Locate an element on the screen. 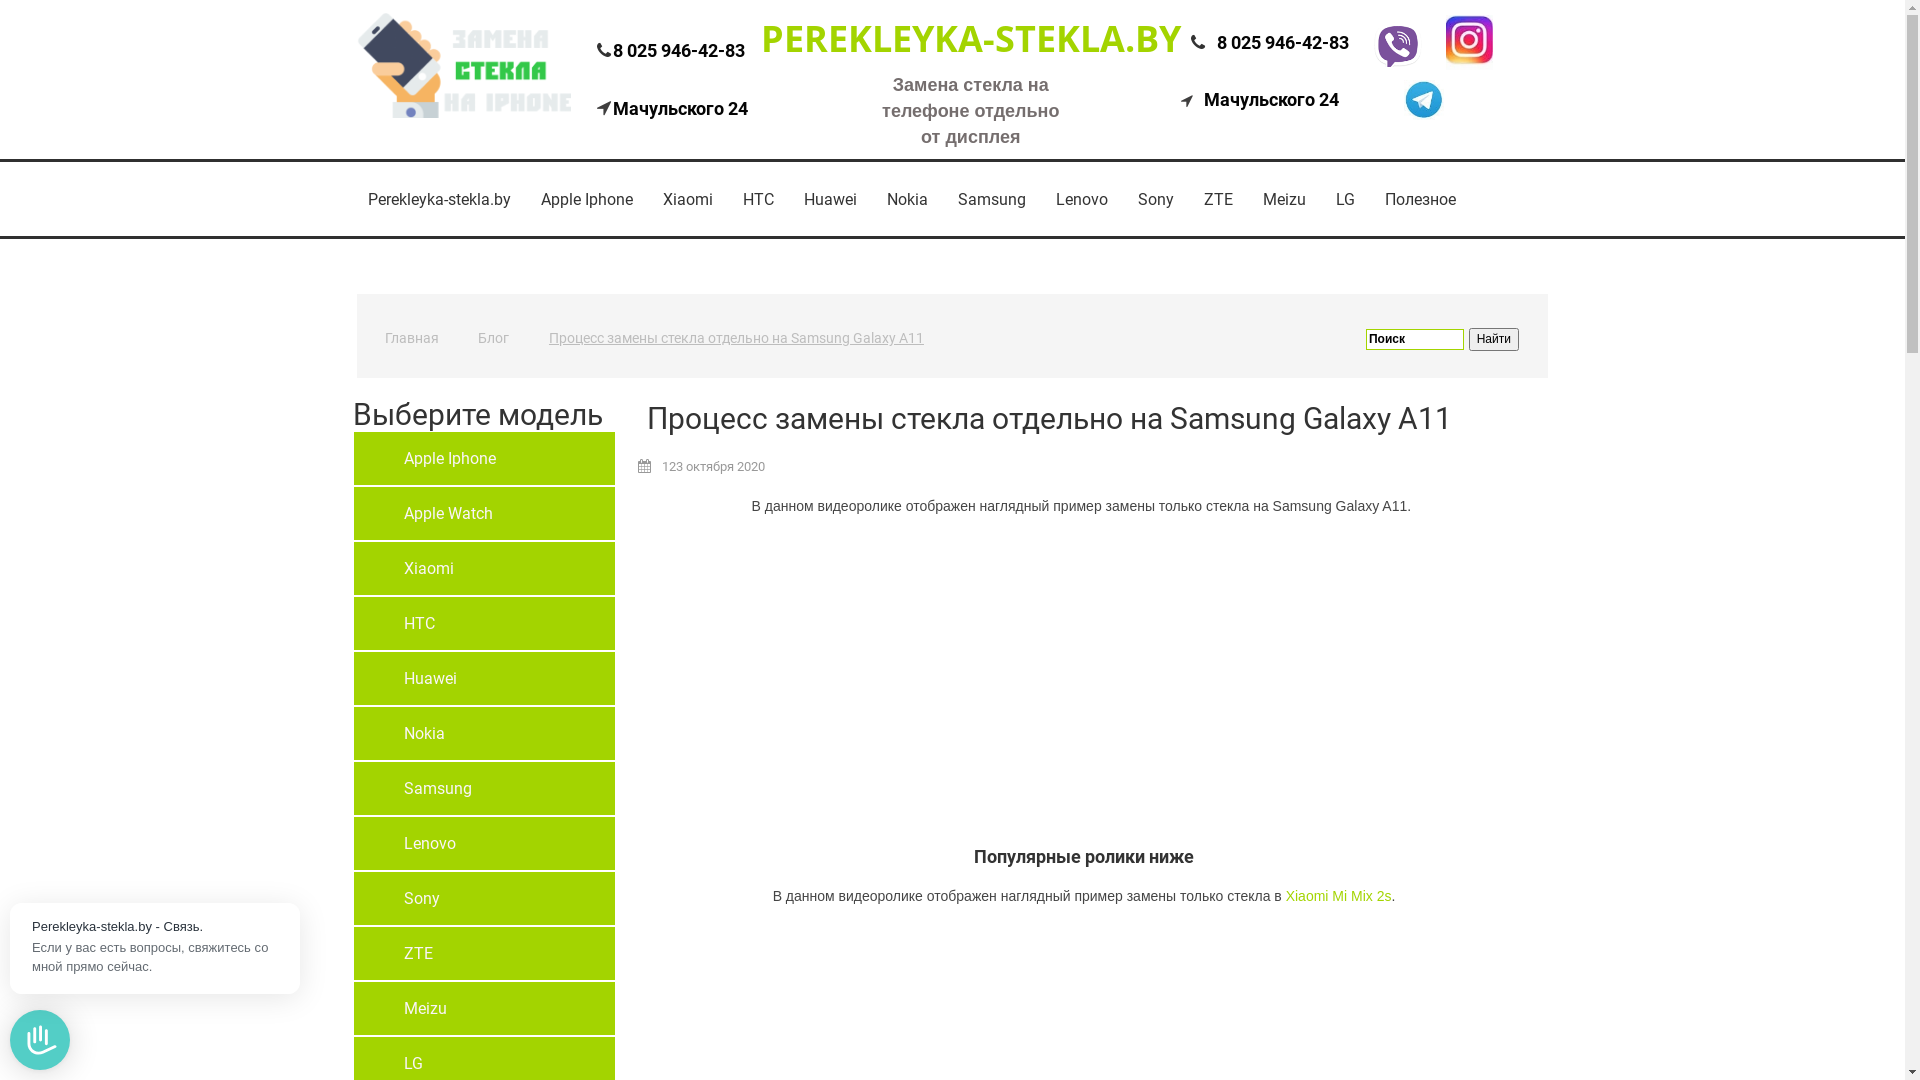 The image size is (1920, 1080). 'Nokia' is located at coordinates (906, 200).